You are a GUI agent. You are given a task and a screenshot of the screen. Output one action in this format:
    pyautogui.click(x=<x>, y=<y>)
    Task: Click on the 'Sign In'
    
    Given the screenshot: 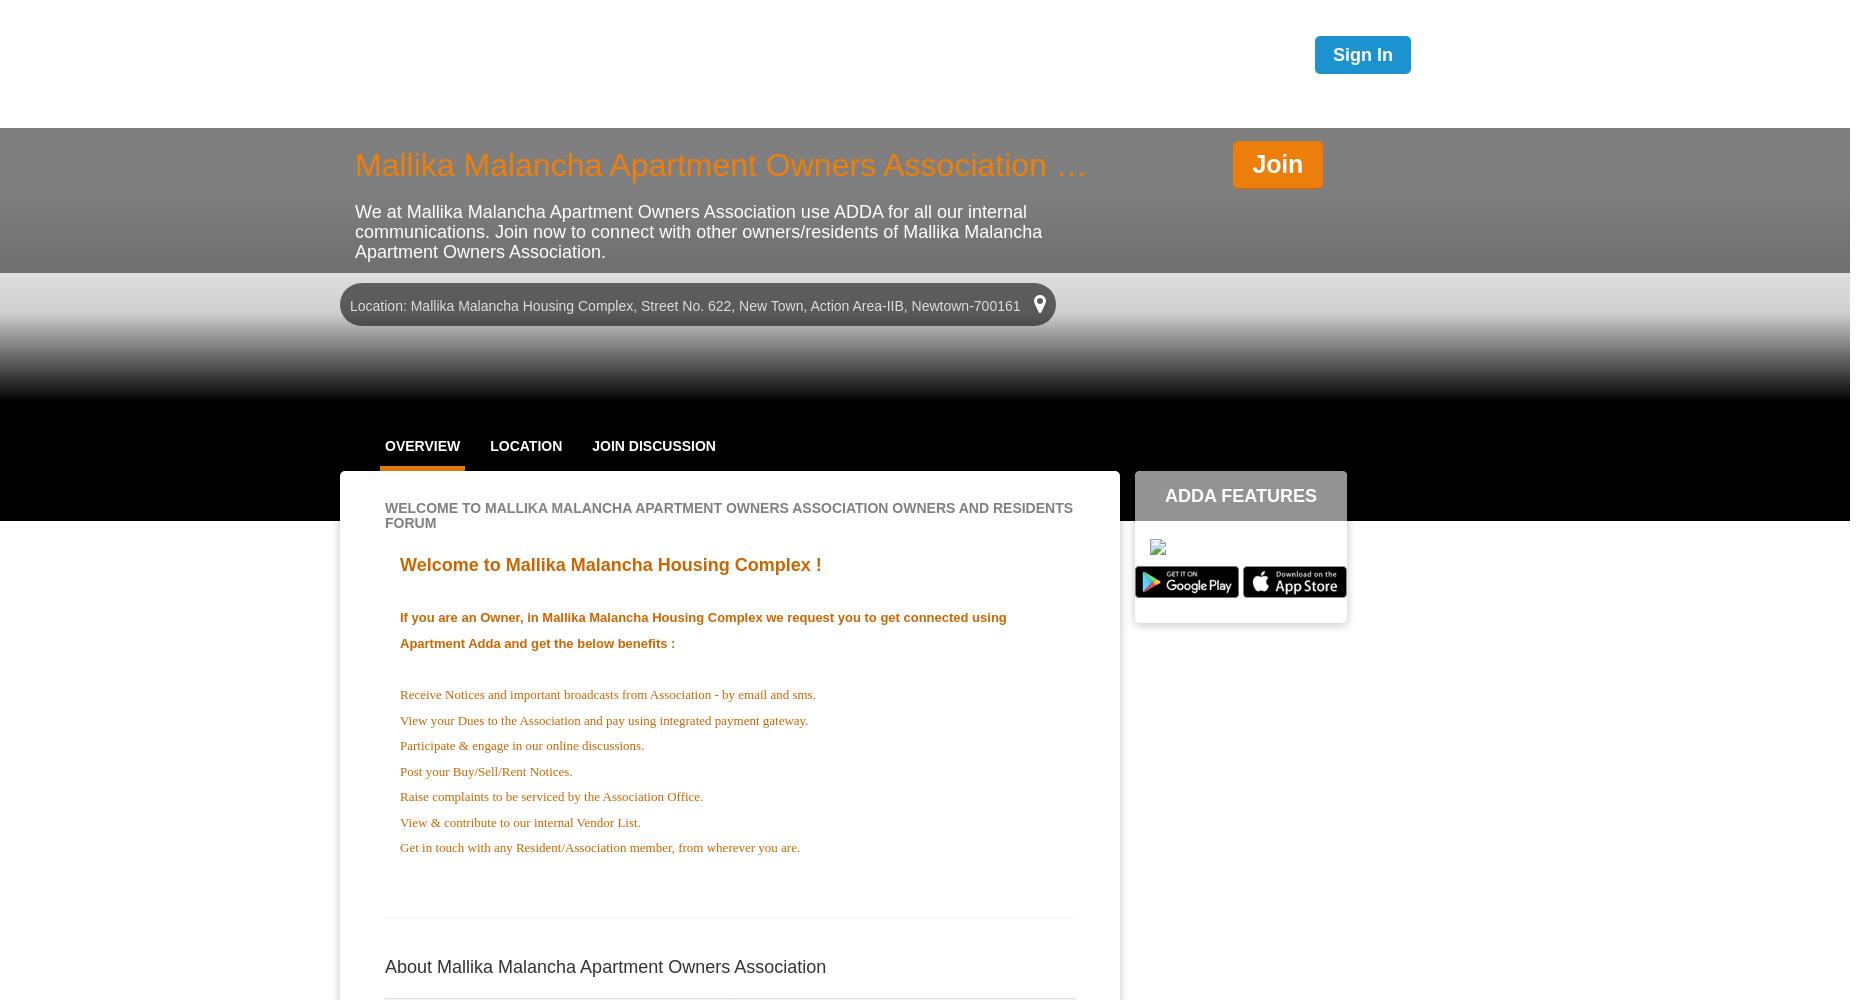 What is the action you would take?
    pyautogui.click(x=1331, y=55)
    